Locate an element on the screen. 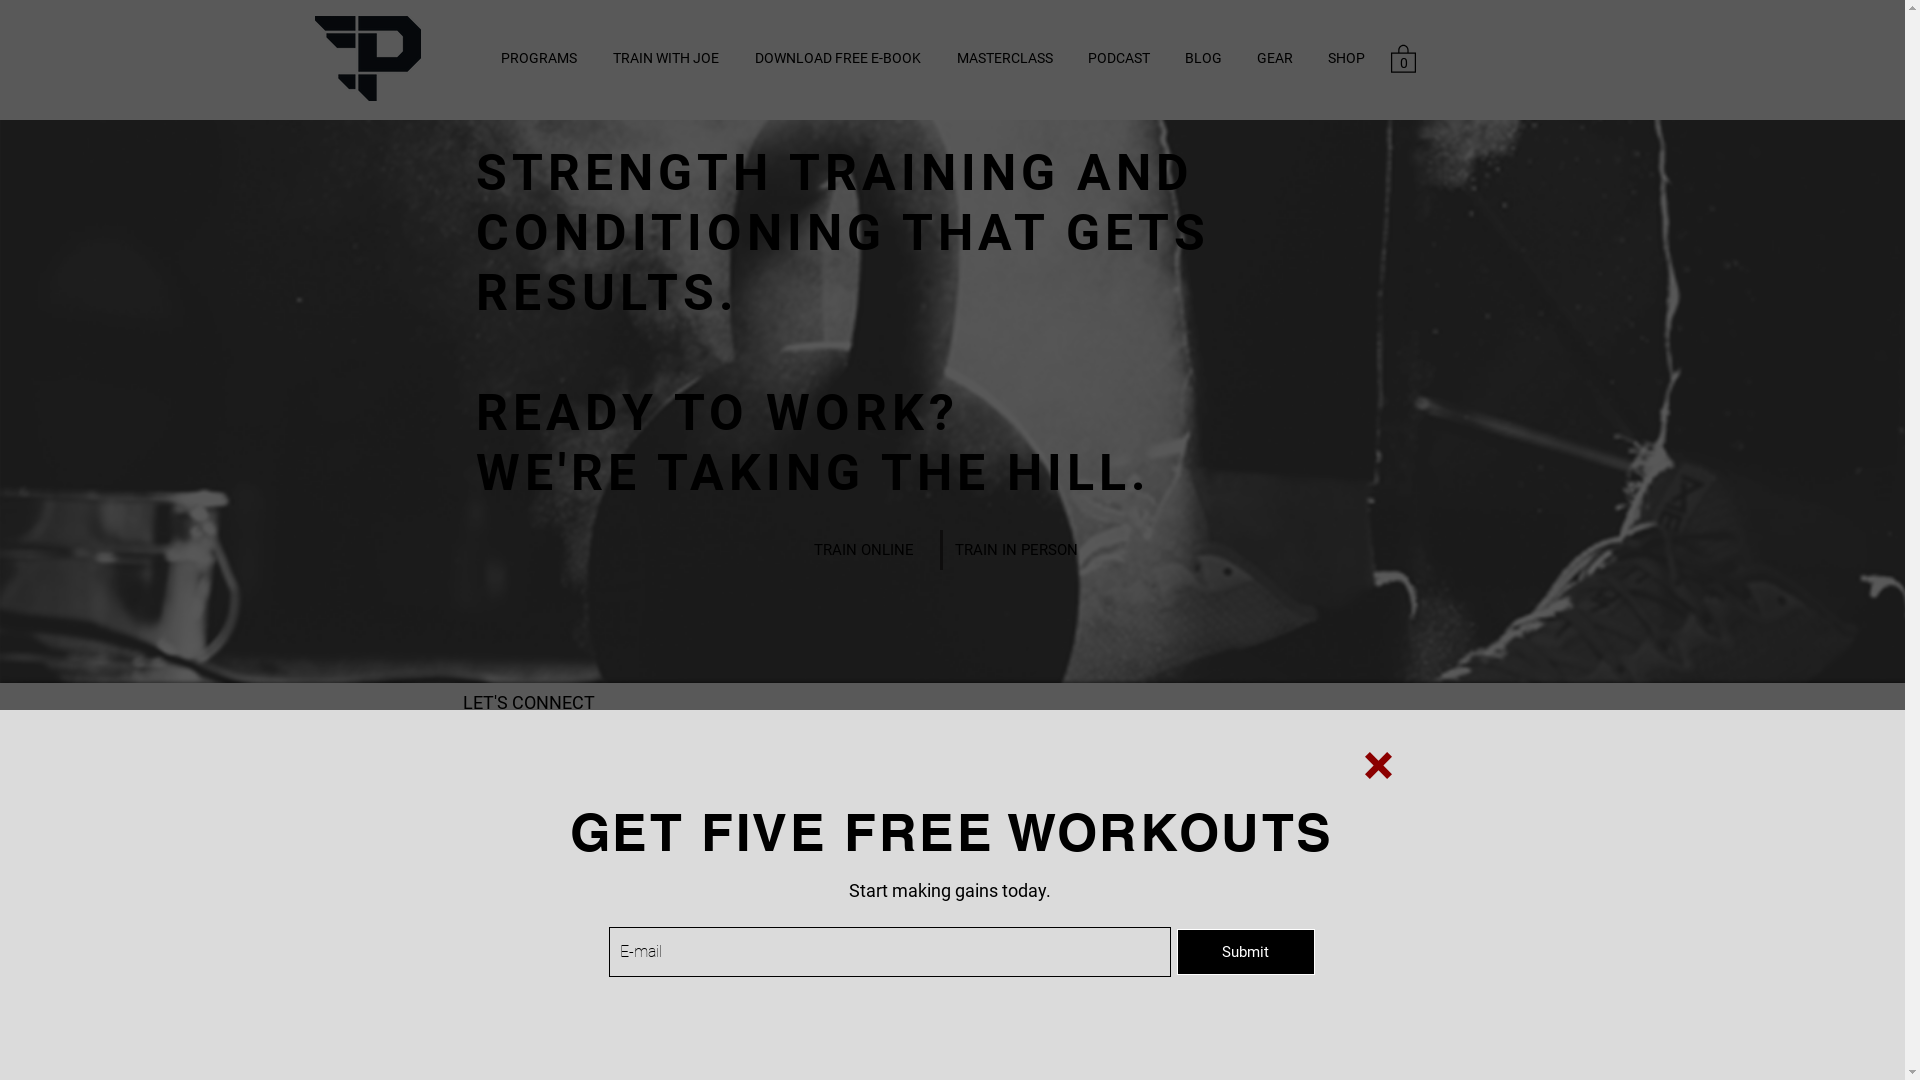 This screenshot has height=1080, width=1920. 'PROGRAMS' is located at coordinates (537, 57).